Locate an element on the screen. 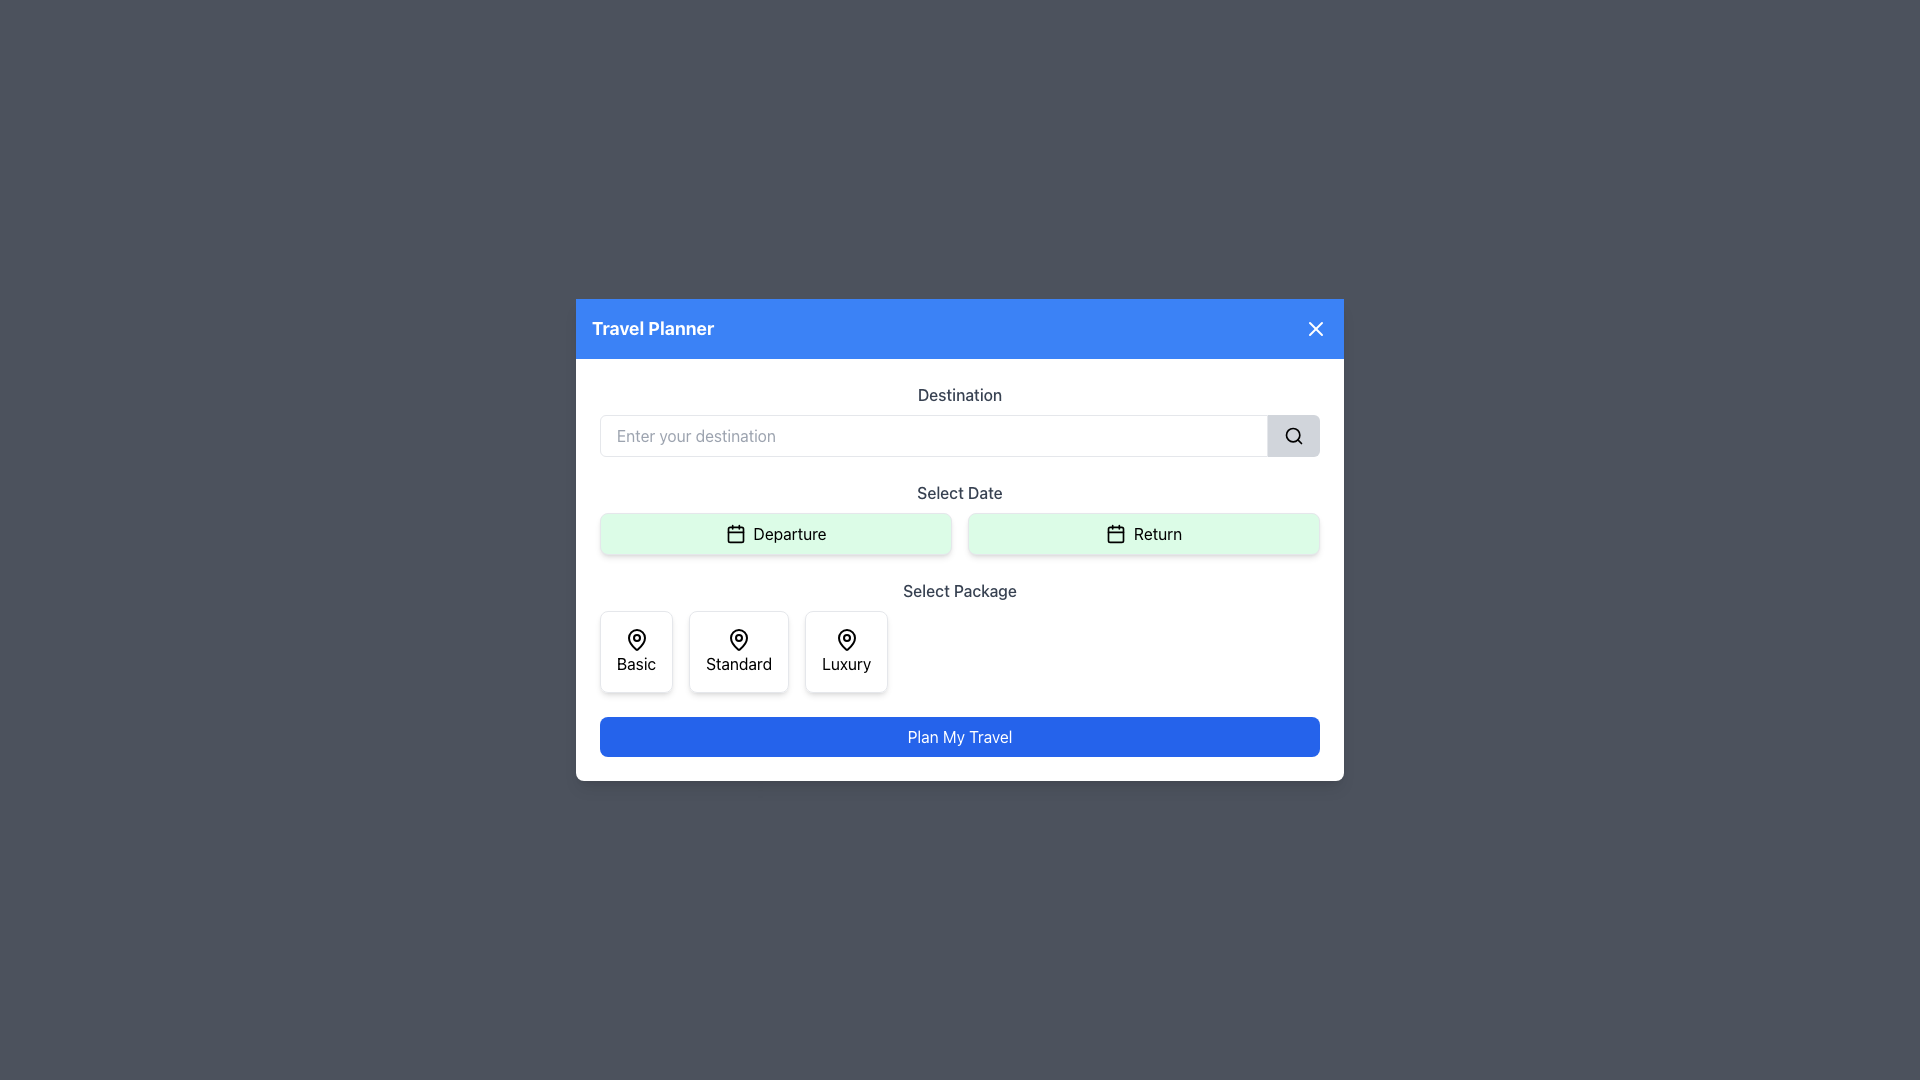 This screenshot has height=1080, width=1920. the calendar icon located to the left of the 'Return' text within the green button in the 'Select Date' section is located at coordinates (1114, 532).